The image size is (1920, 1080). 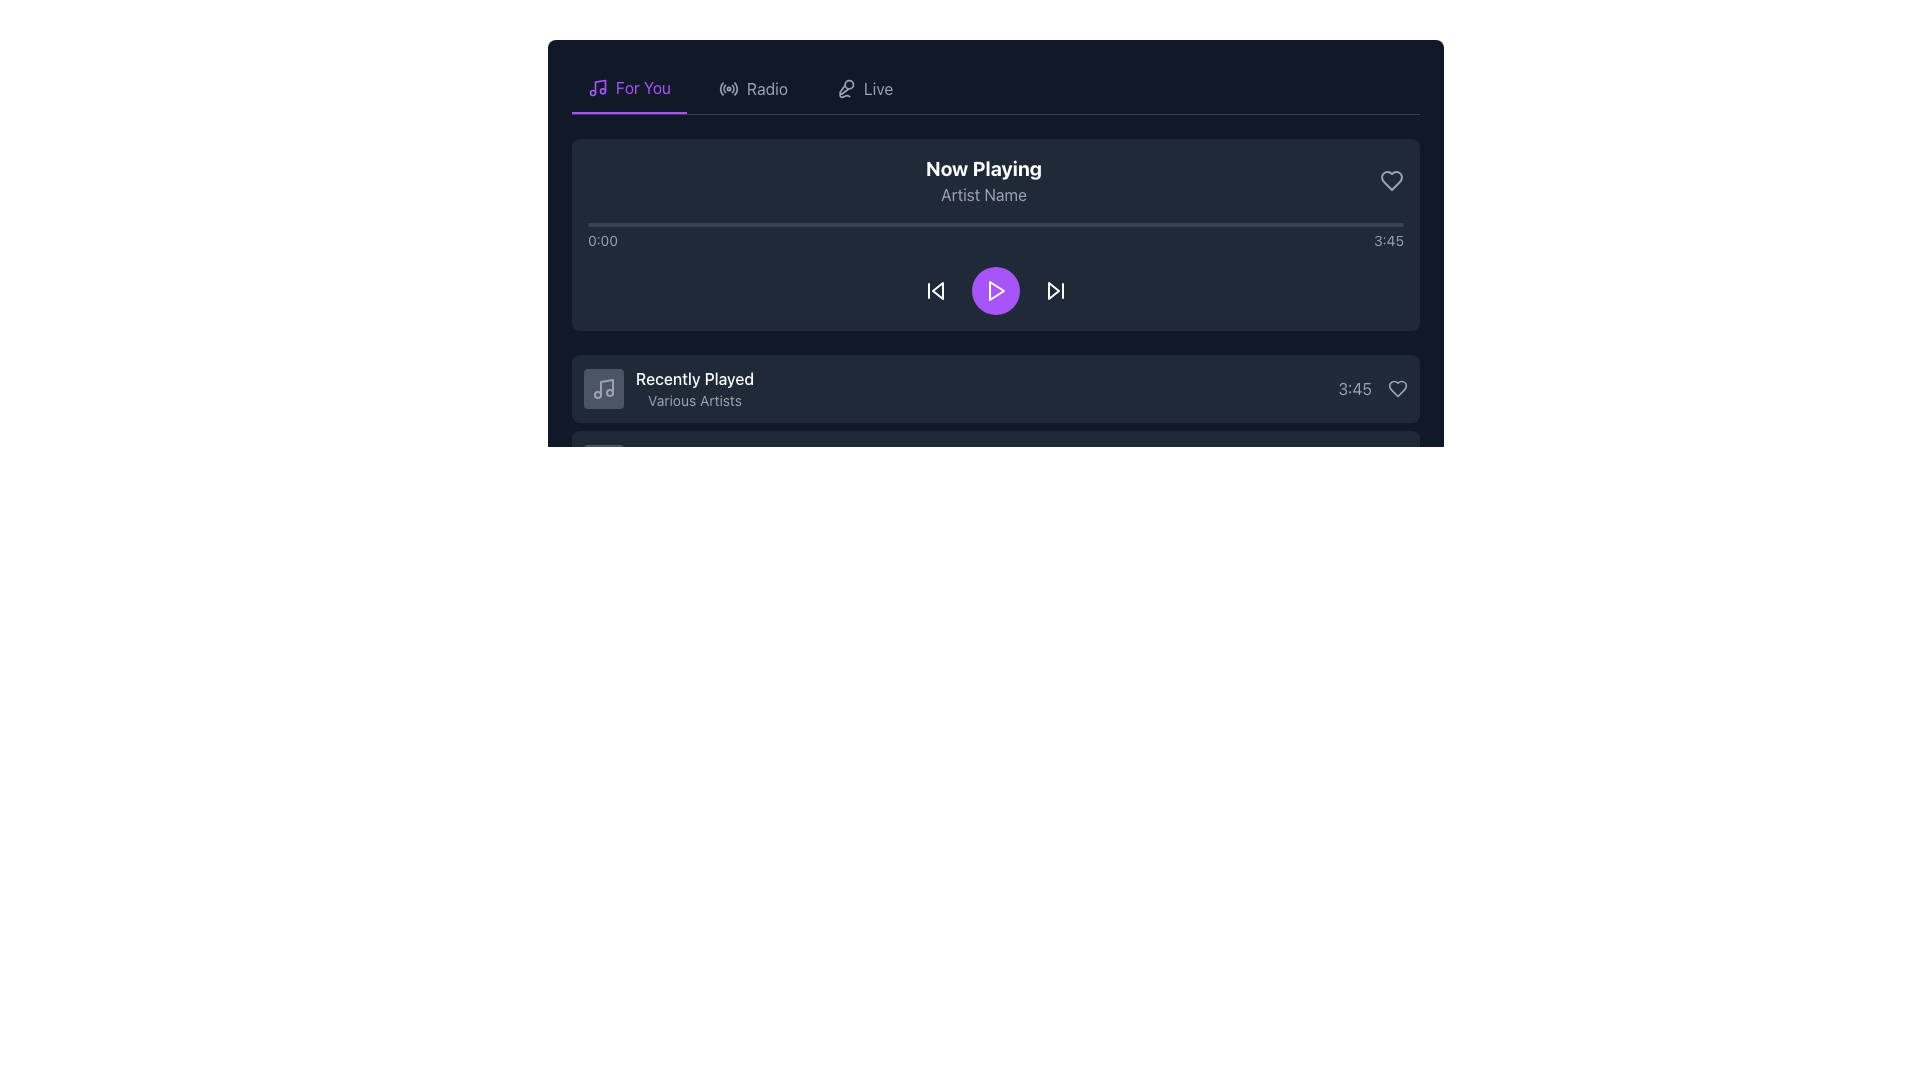 I want to click on the 'skip forward' button represented by the SVG graphical component, which is located between the central play button and another vertical line icon, so click(x=1053, y=290).